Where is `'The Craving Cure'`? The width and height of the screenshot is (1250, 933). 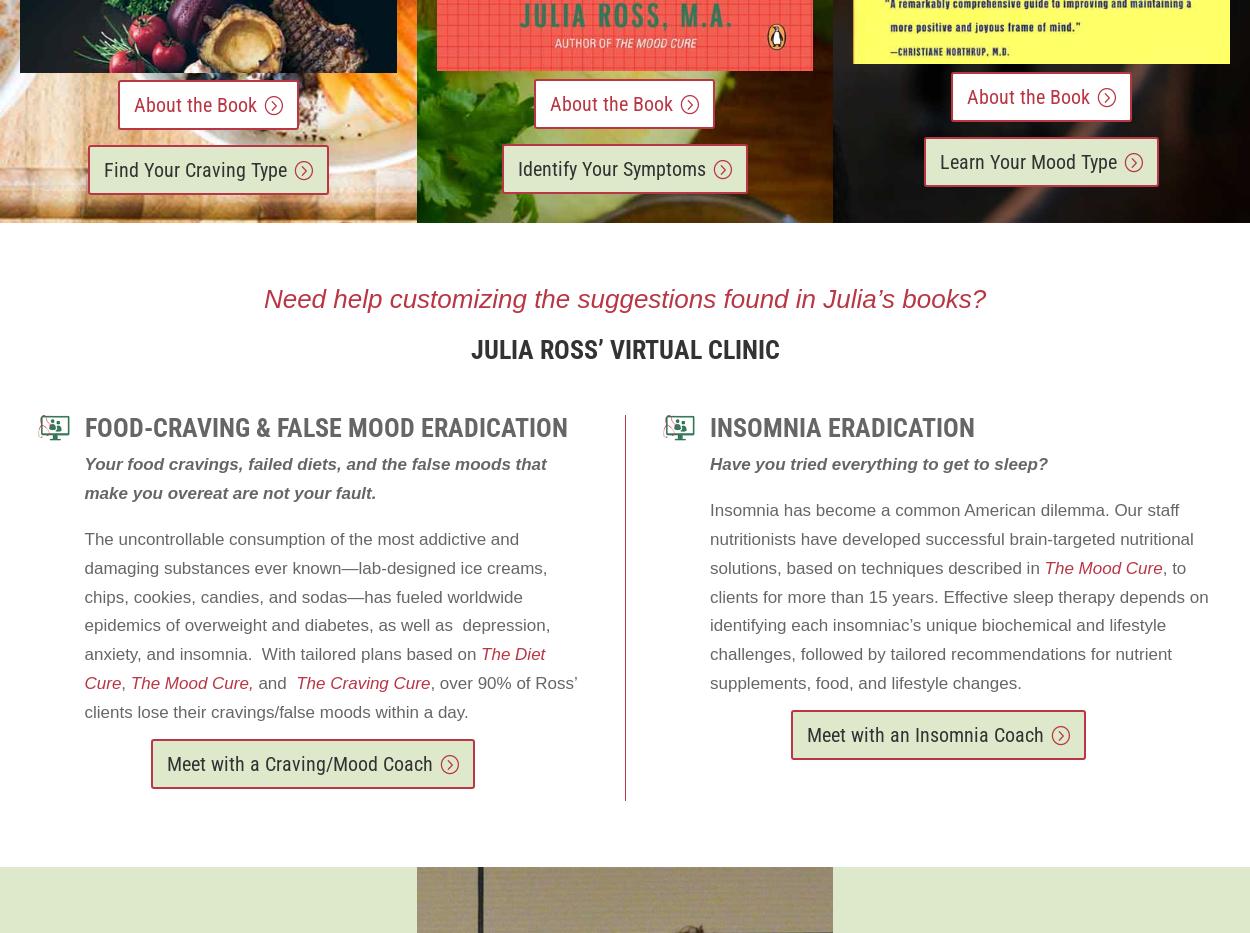
'The Craving Cure' is located at coordinates (362, 683).